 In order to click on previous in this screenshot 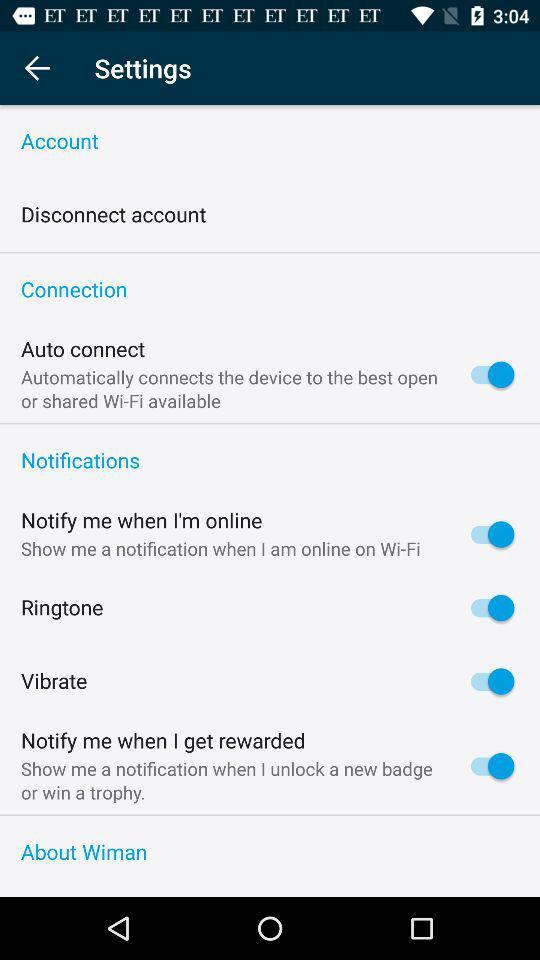, I will do `click(36, 68)`.